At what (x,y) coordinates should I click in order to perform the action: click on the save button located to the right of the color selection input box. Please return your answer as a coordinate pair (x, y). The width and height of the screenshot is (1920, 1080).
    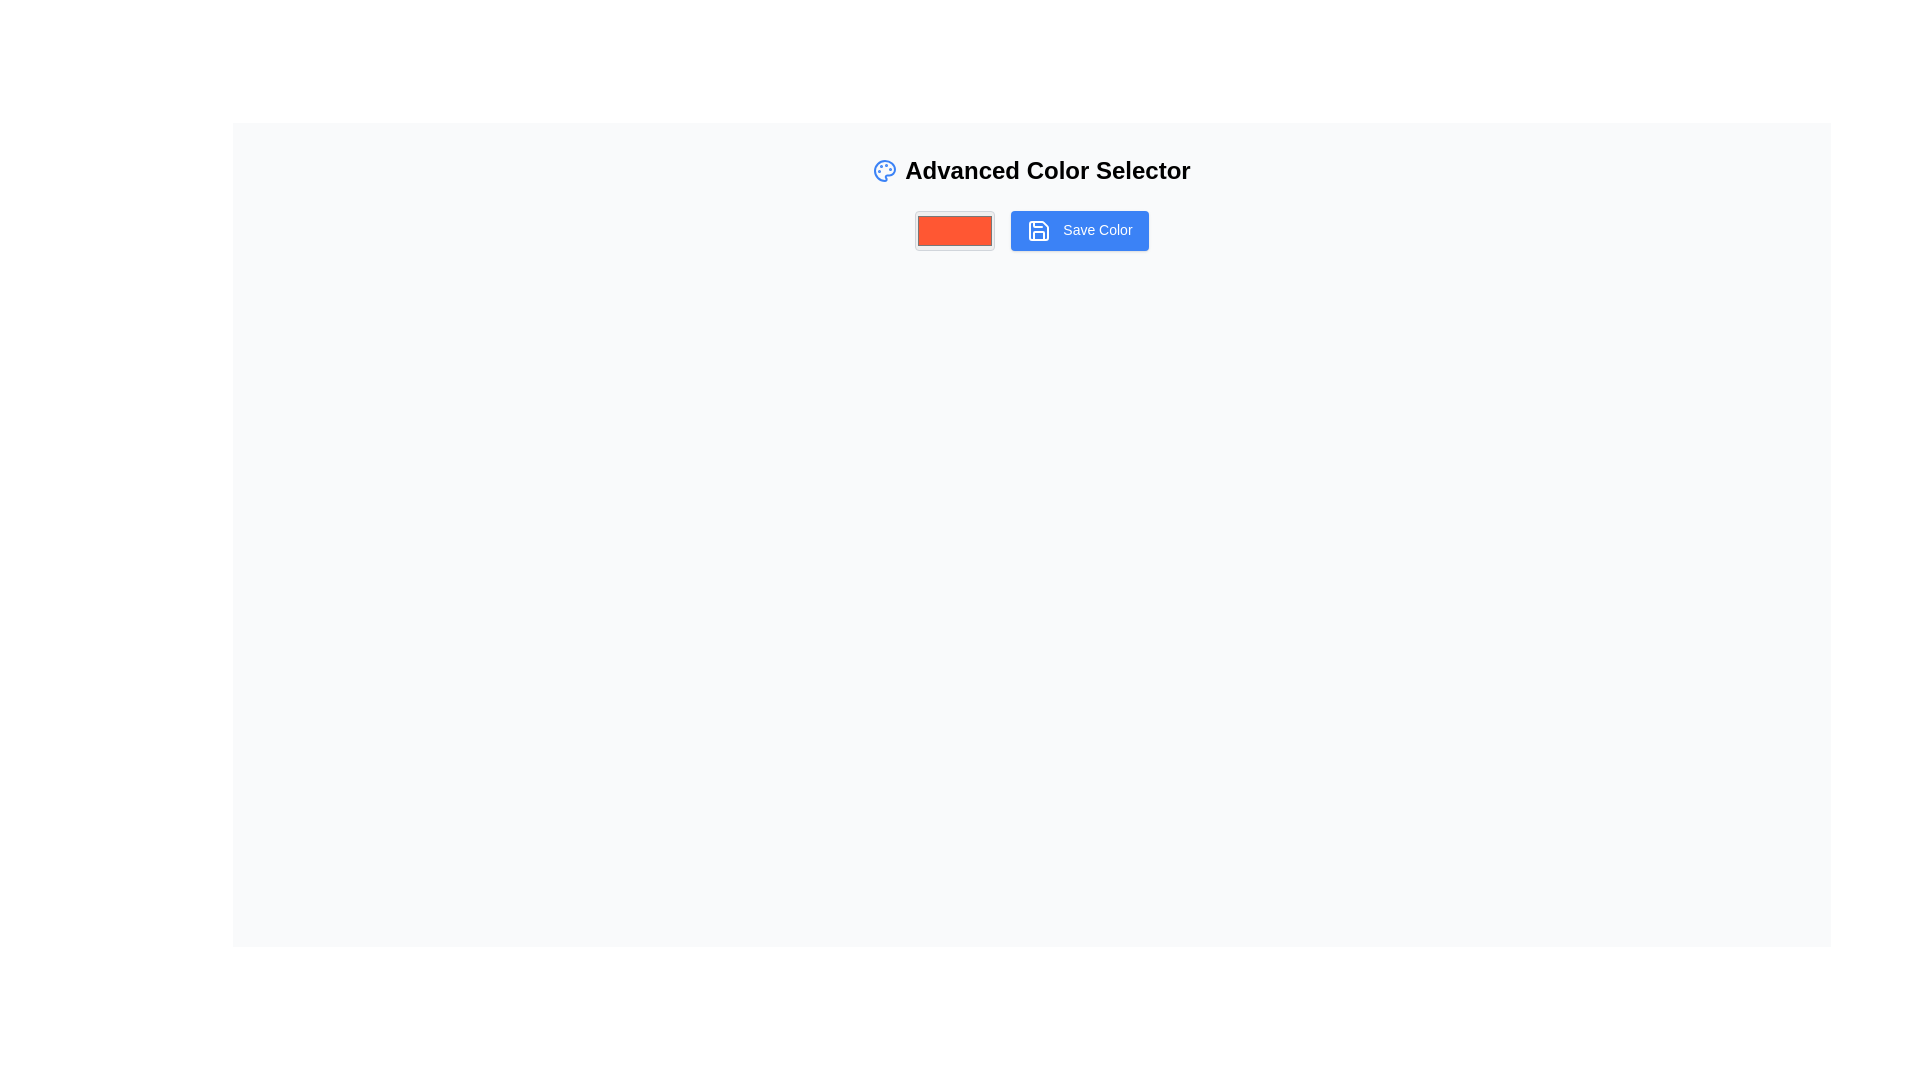
    Looking at the image, I should click on (1079, 230).